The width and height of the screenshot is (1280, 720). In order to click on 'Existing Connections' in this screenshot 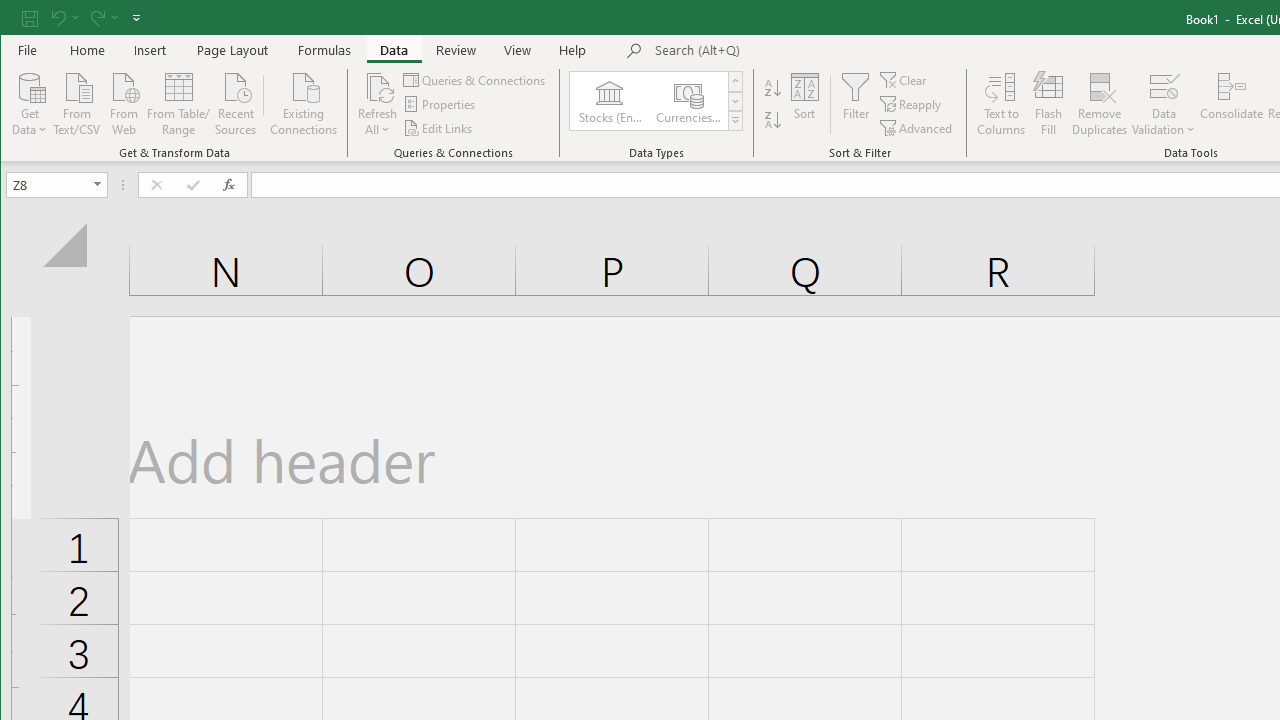, I will do `click(303, 102)`.